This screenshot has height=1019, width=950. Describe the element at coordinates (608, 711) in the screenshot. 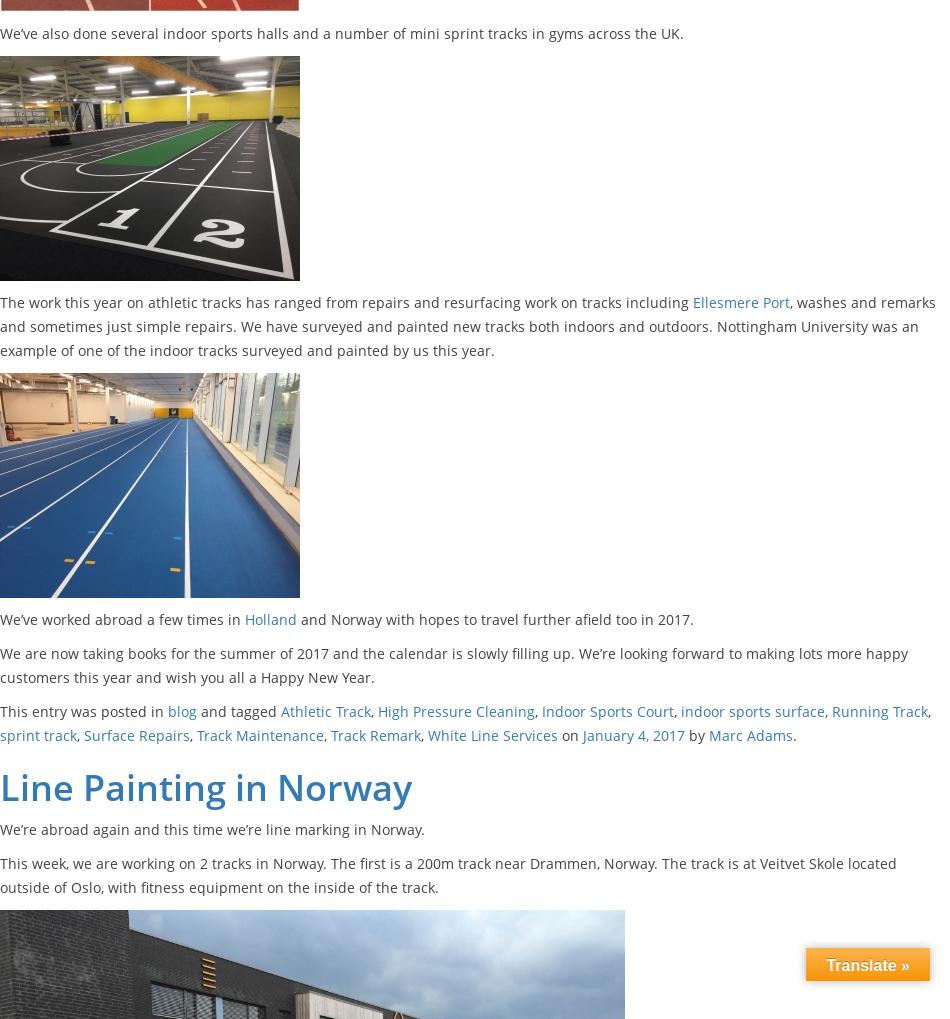

I see `'Indoor Sports Court'` at that location.